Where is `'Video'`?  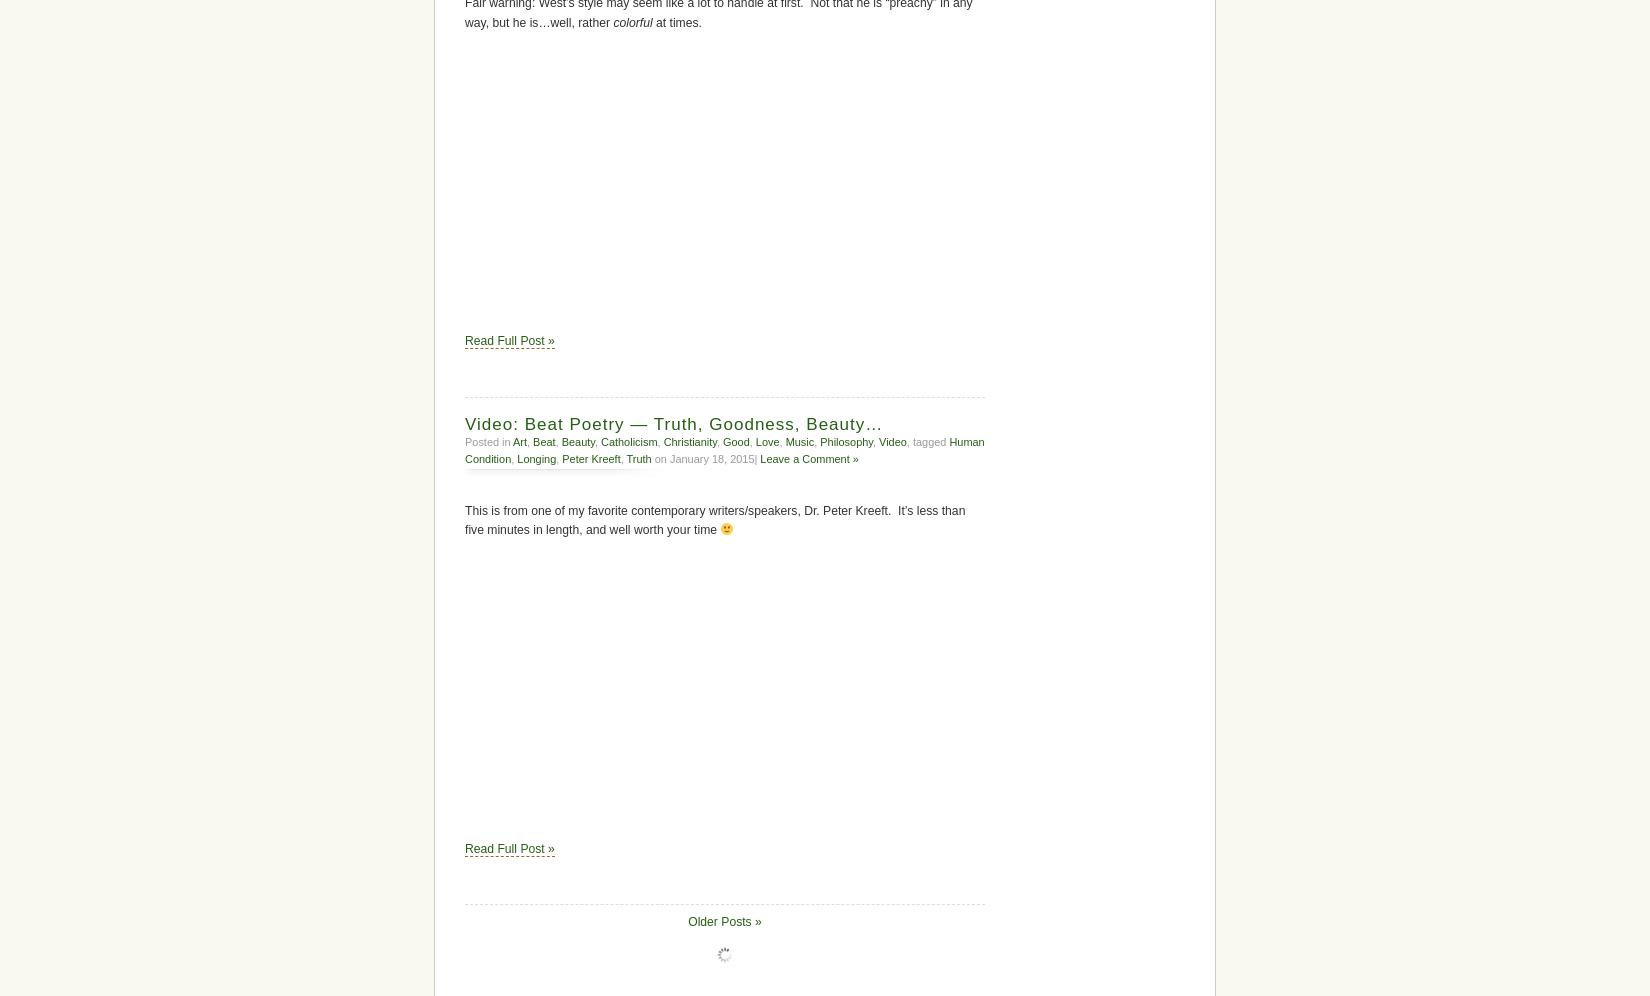
'Video' is located at coordinates (892, 441).